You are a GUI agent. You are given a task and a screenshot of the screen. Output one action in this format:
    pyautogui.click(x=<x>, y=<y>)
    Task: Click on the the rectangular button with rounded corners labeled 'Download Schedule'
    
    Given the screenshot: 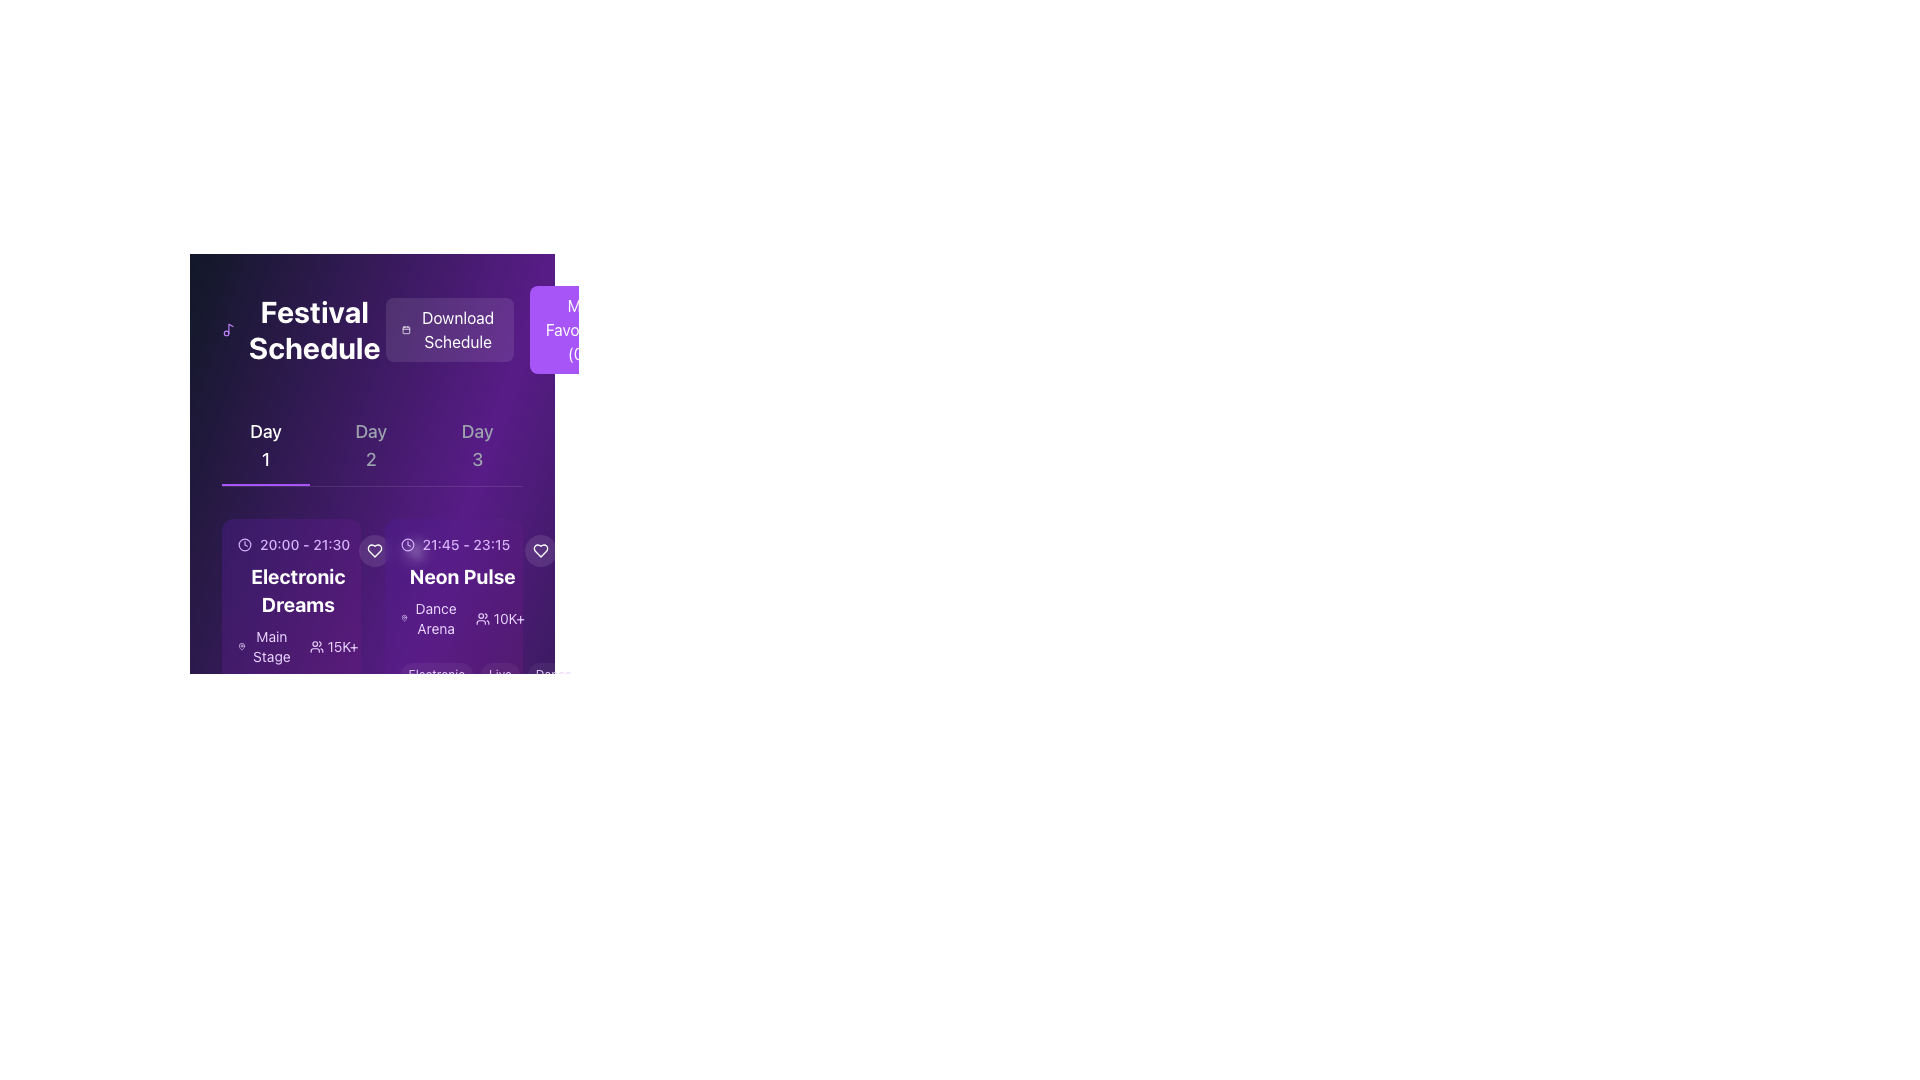 What is the action you would take?
    pyautogui.click(x=506, y=329)
    